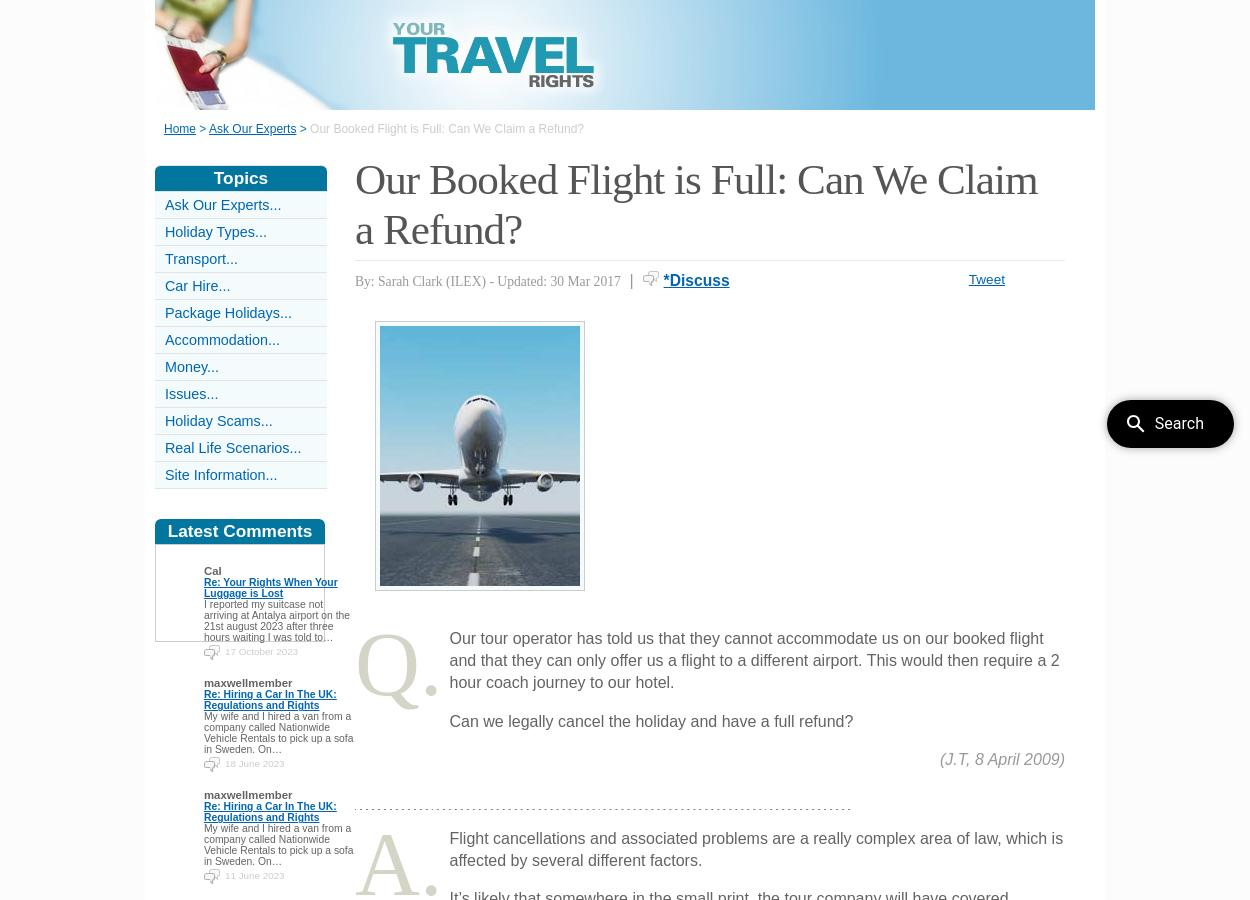 The width and height of the screenshot is (1250, 900). Describe the element at coordinates (221, 340) in the screenshot. I see `'Accommodation...'` at that location.